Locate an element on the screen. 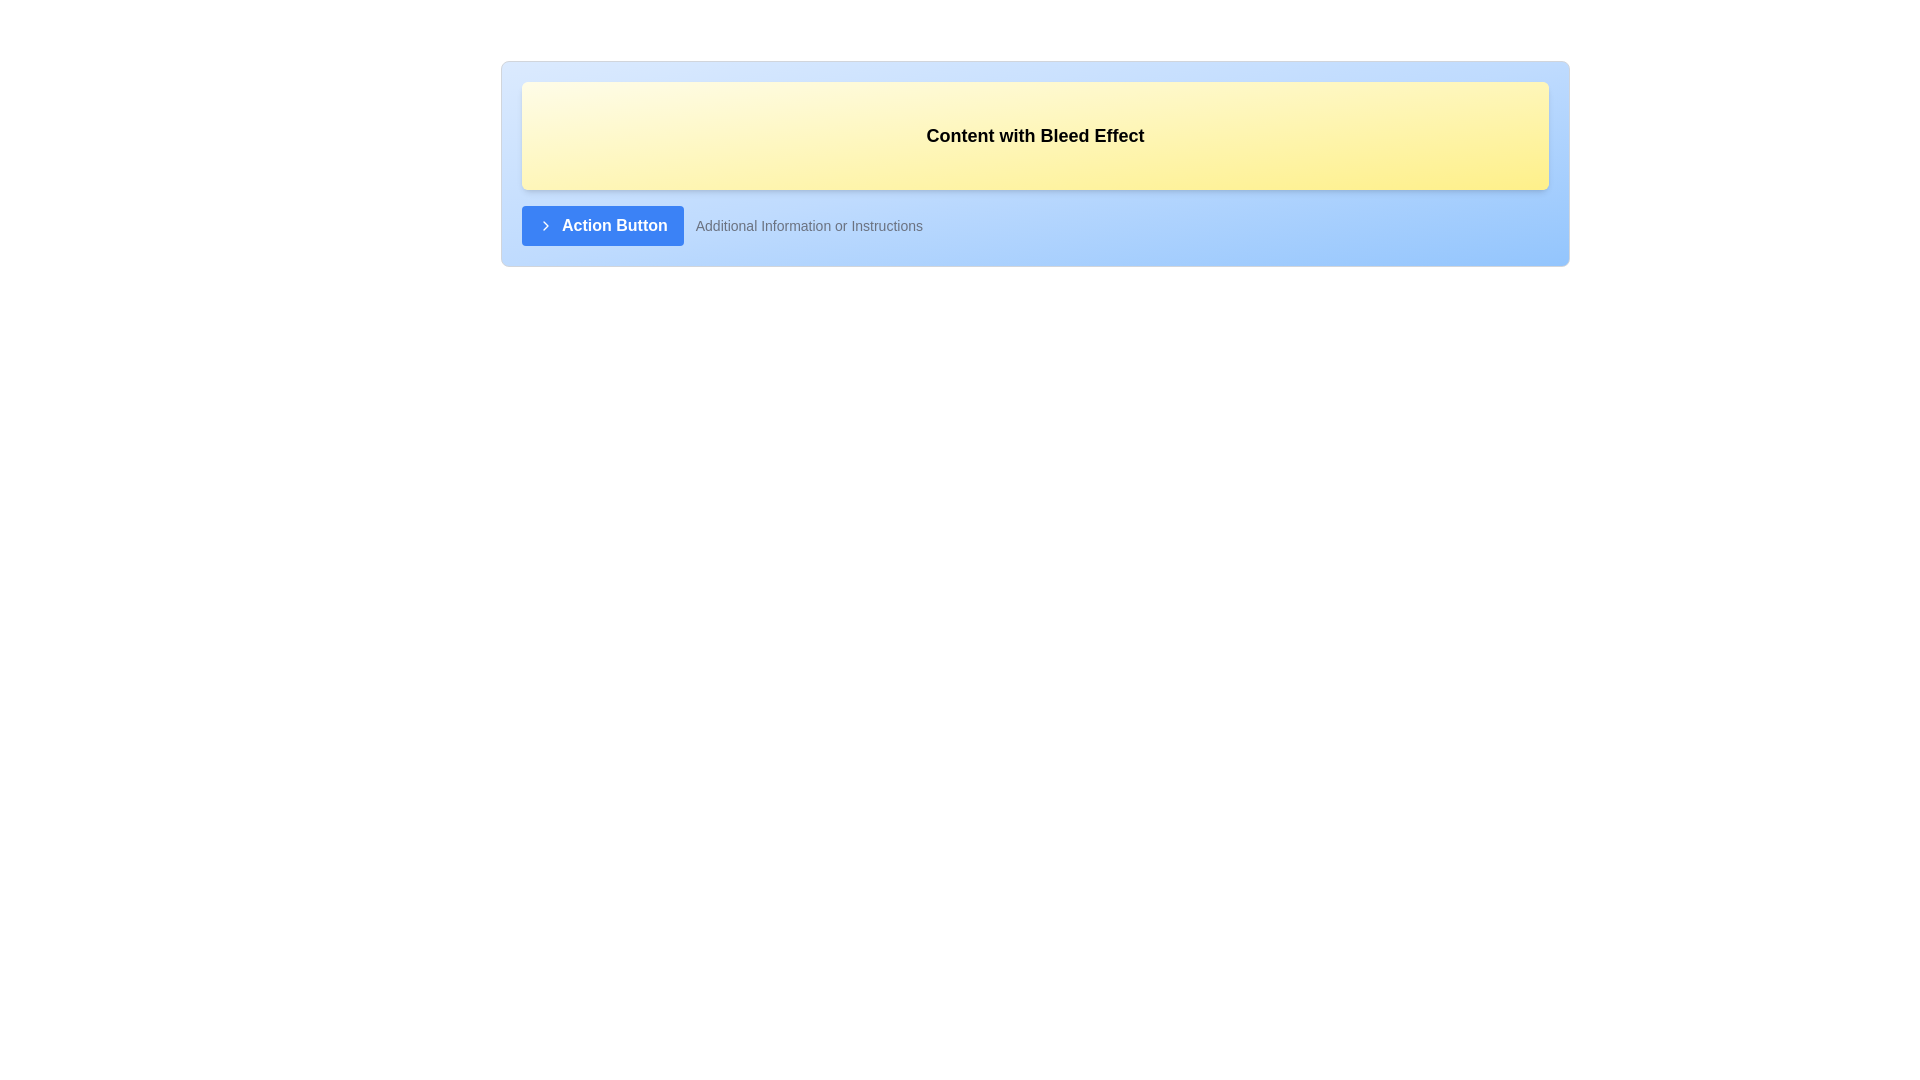  the Text Label displaying 'Additional Information or Instructions', which is positioned to the right of the blue 'Action Button' is located at coordinates (809, 225).